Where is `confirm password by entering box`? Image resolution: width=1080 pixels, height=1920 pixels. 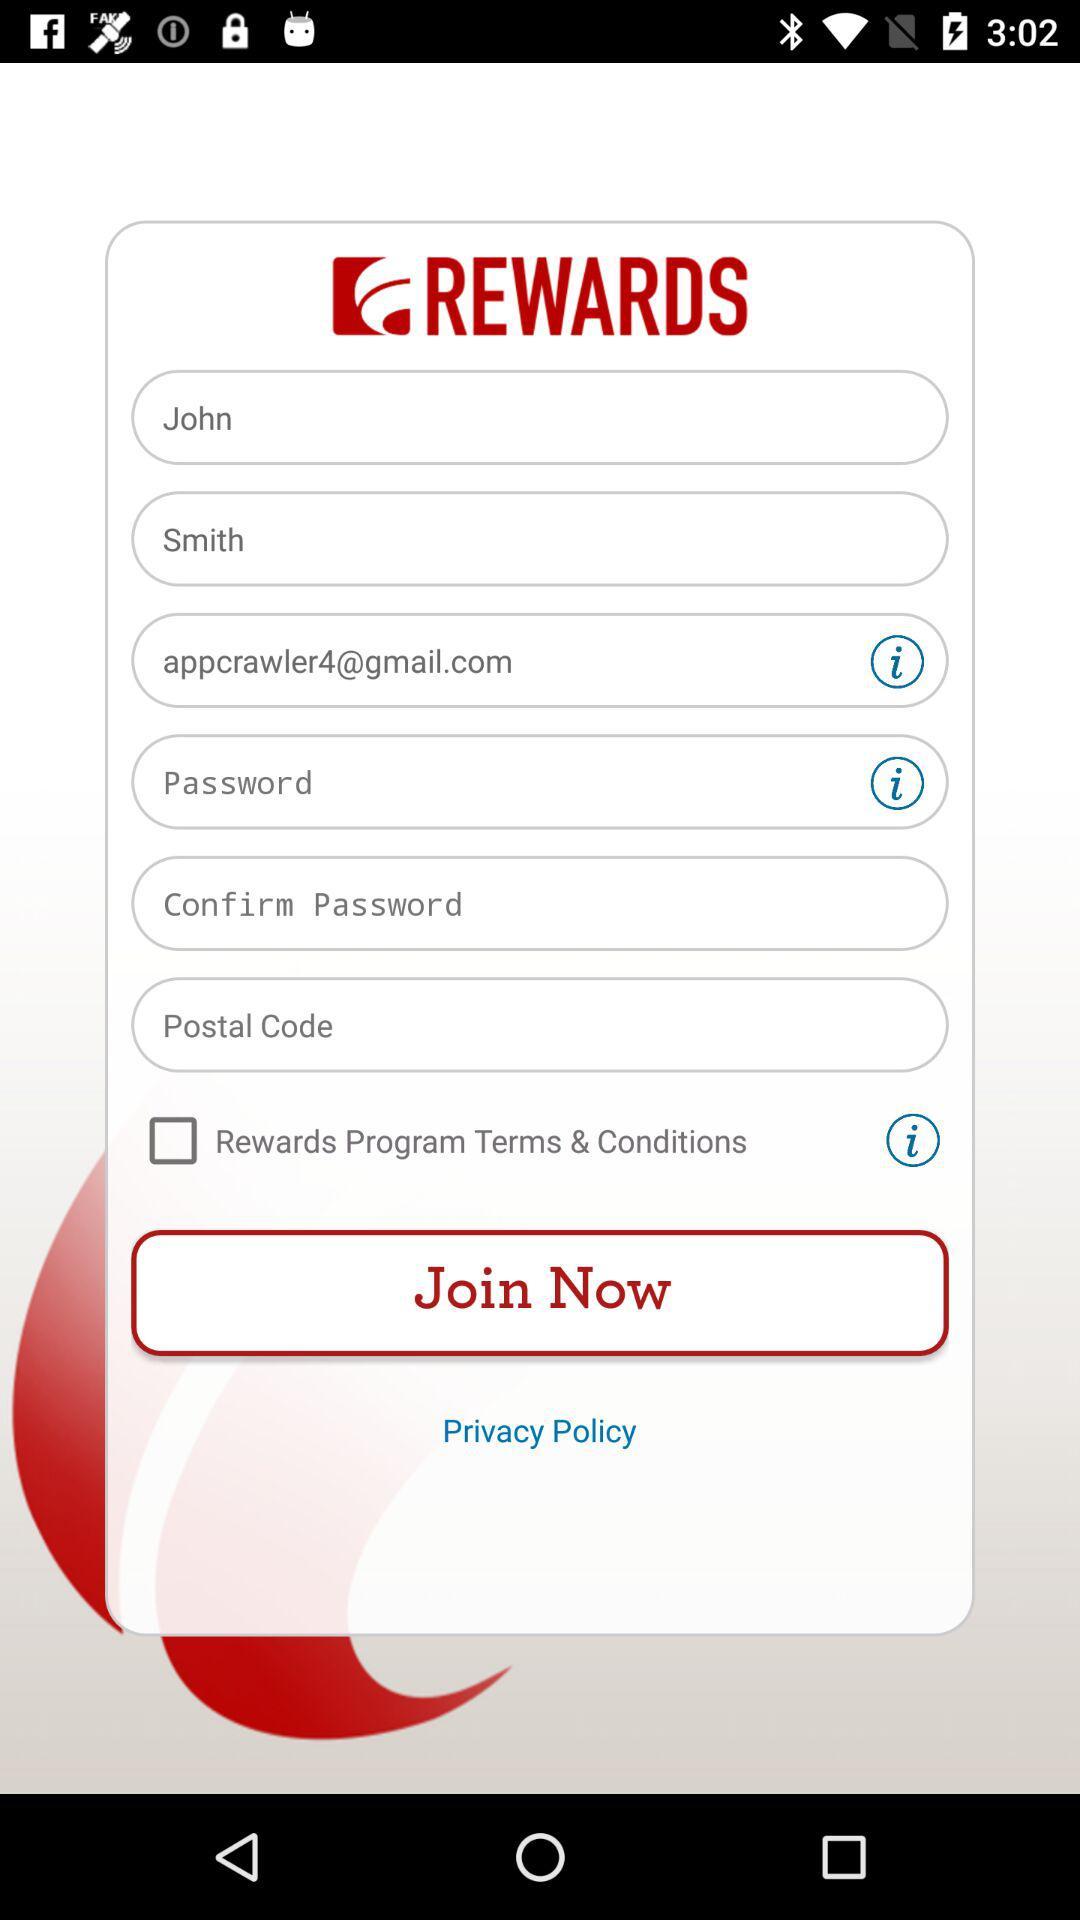 confirm password by entering box is located at coordinates (540, 902).